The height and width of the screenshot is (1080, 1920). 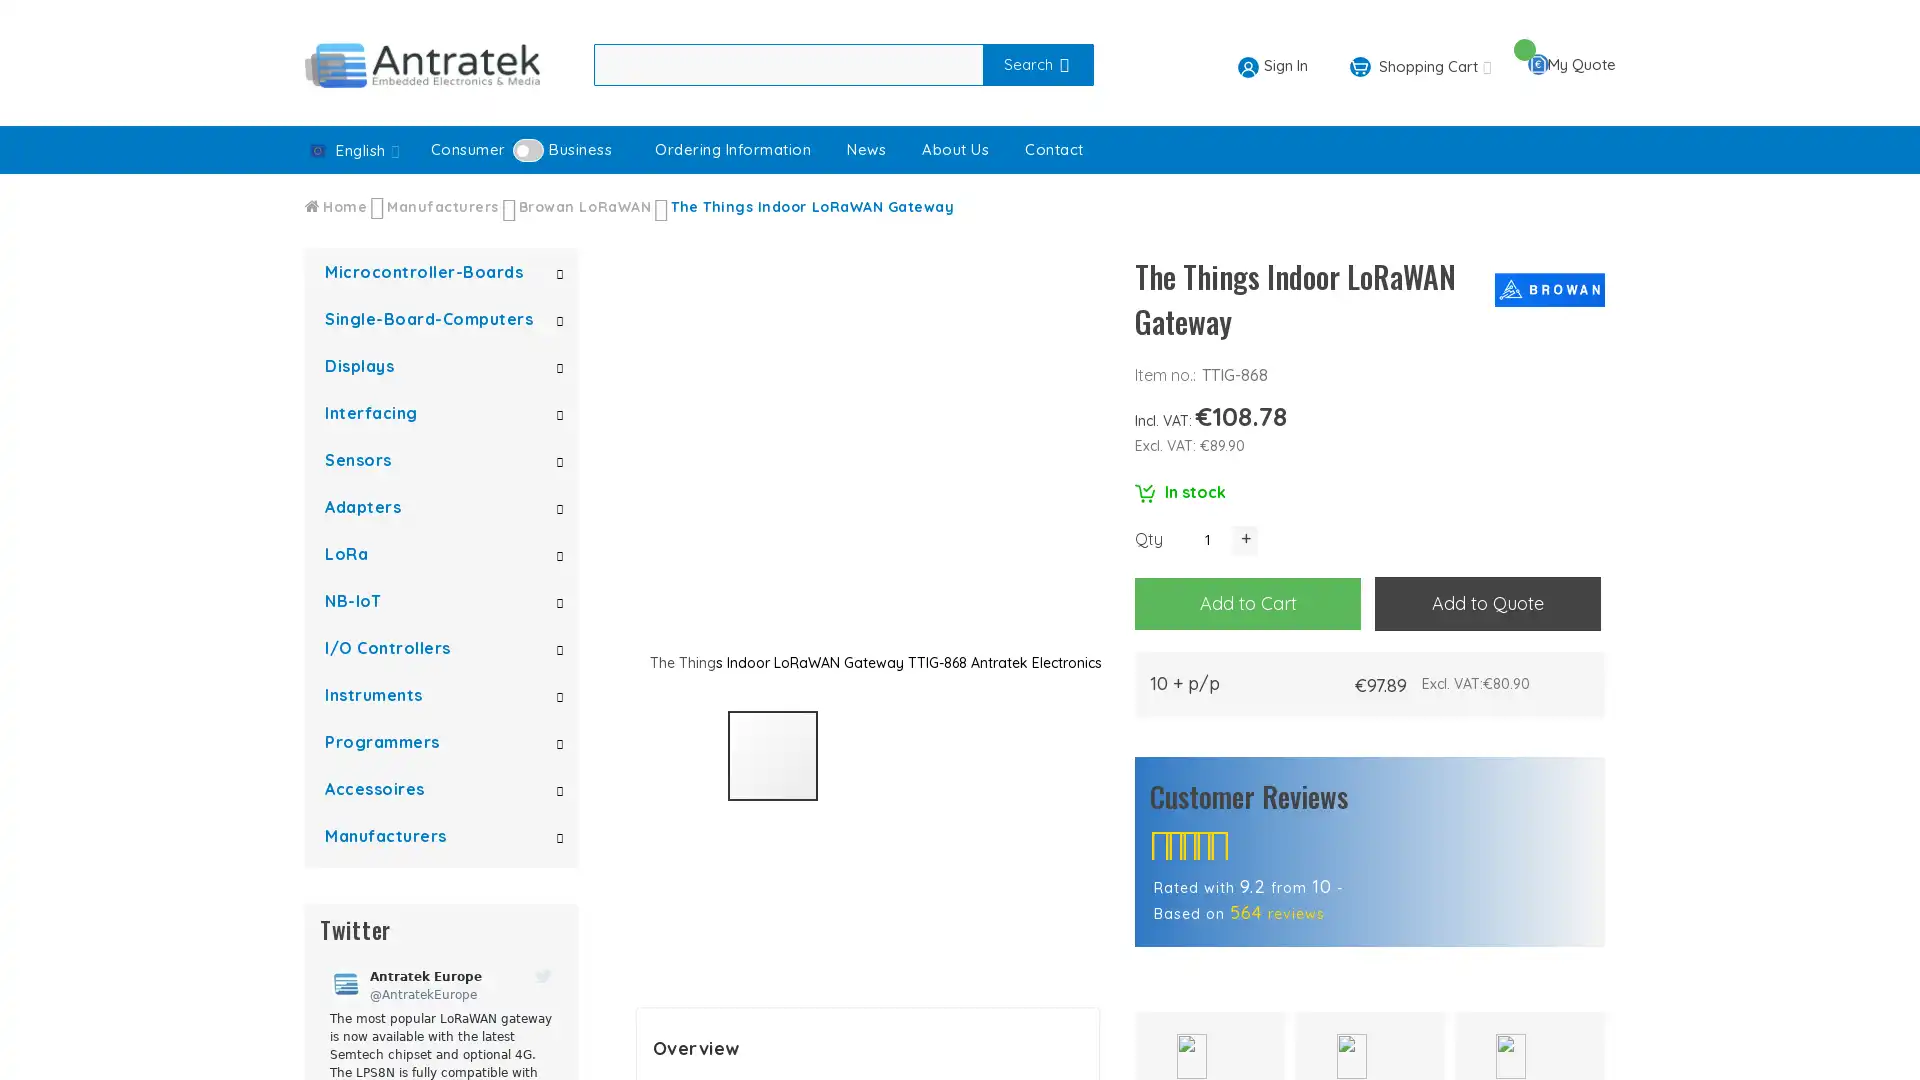 What do you see at coordinates (675, 466) in the screenshot?
I see `Previous` at bounding box center [675, 466].